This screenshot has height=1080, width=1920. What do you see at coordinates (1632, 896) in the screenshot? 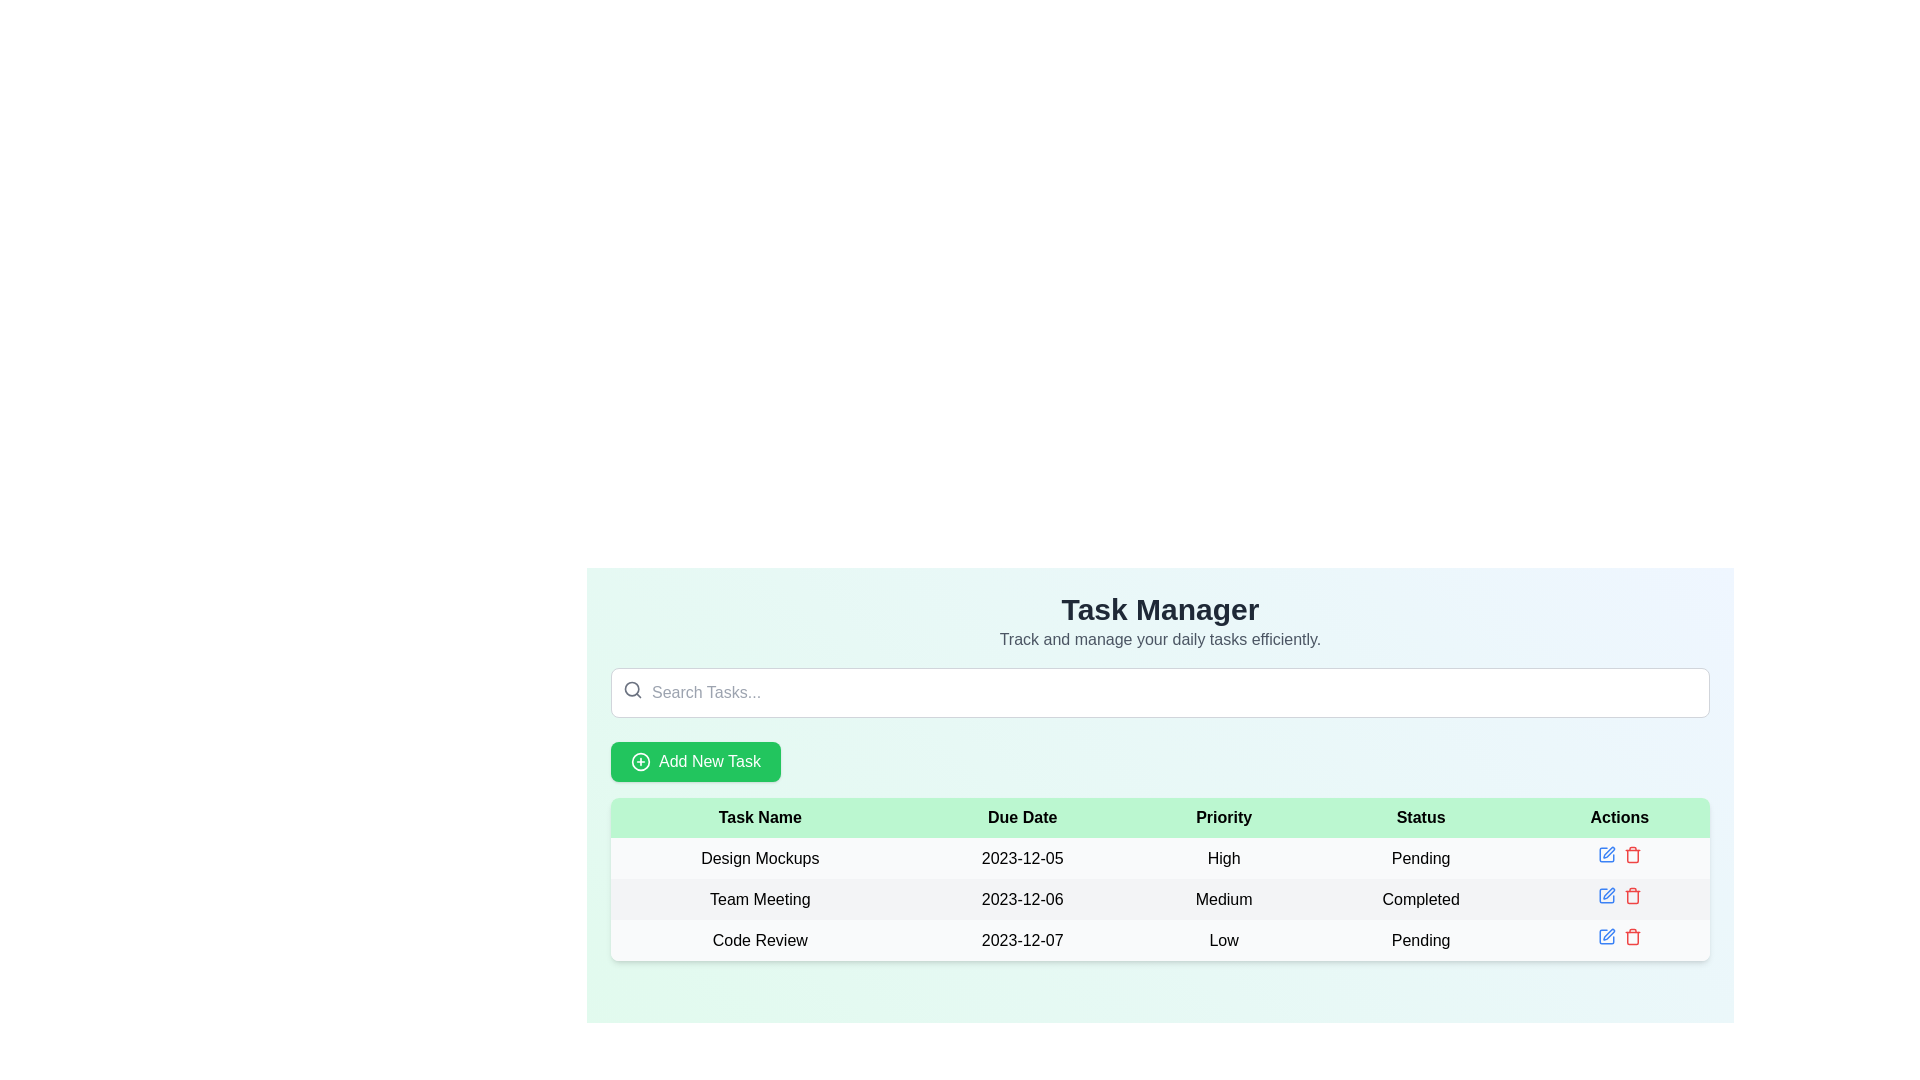
I see `the trash can icon in the Actions column of the second row in the task table` at bounding box center [1632, 896].